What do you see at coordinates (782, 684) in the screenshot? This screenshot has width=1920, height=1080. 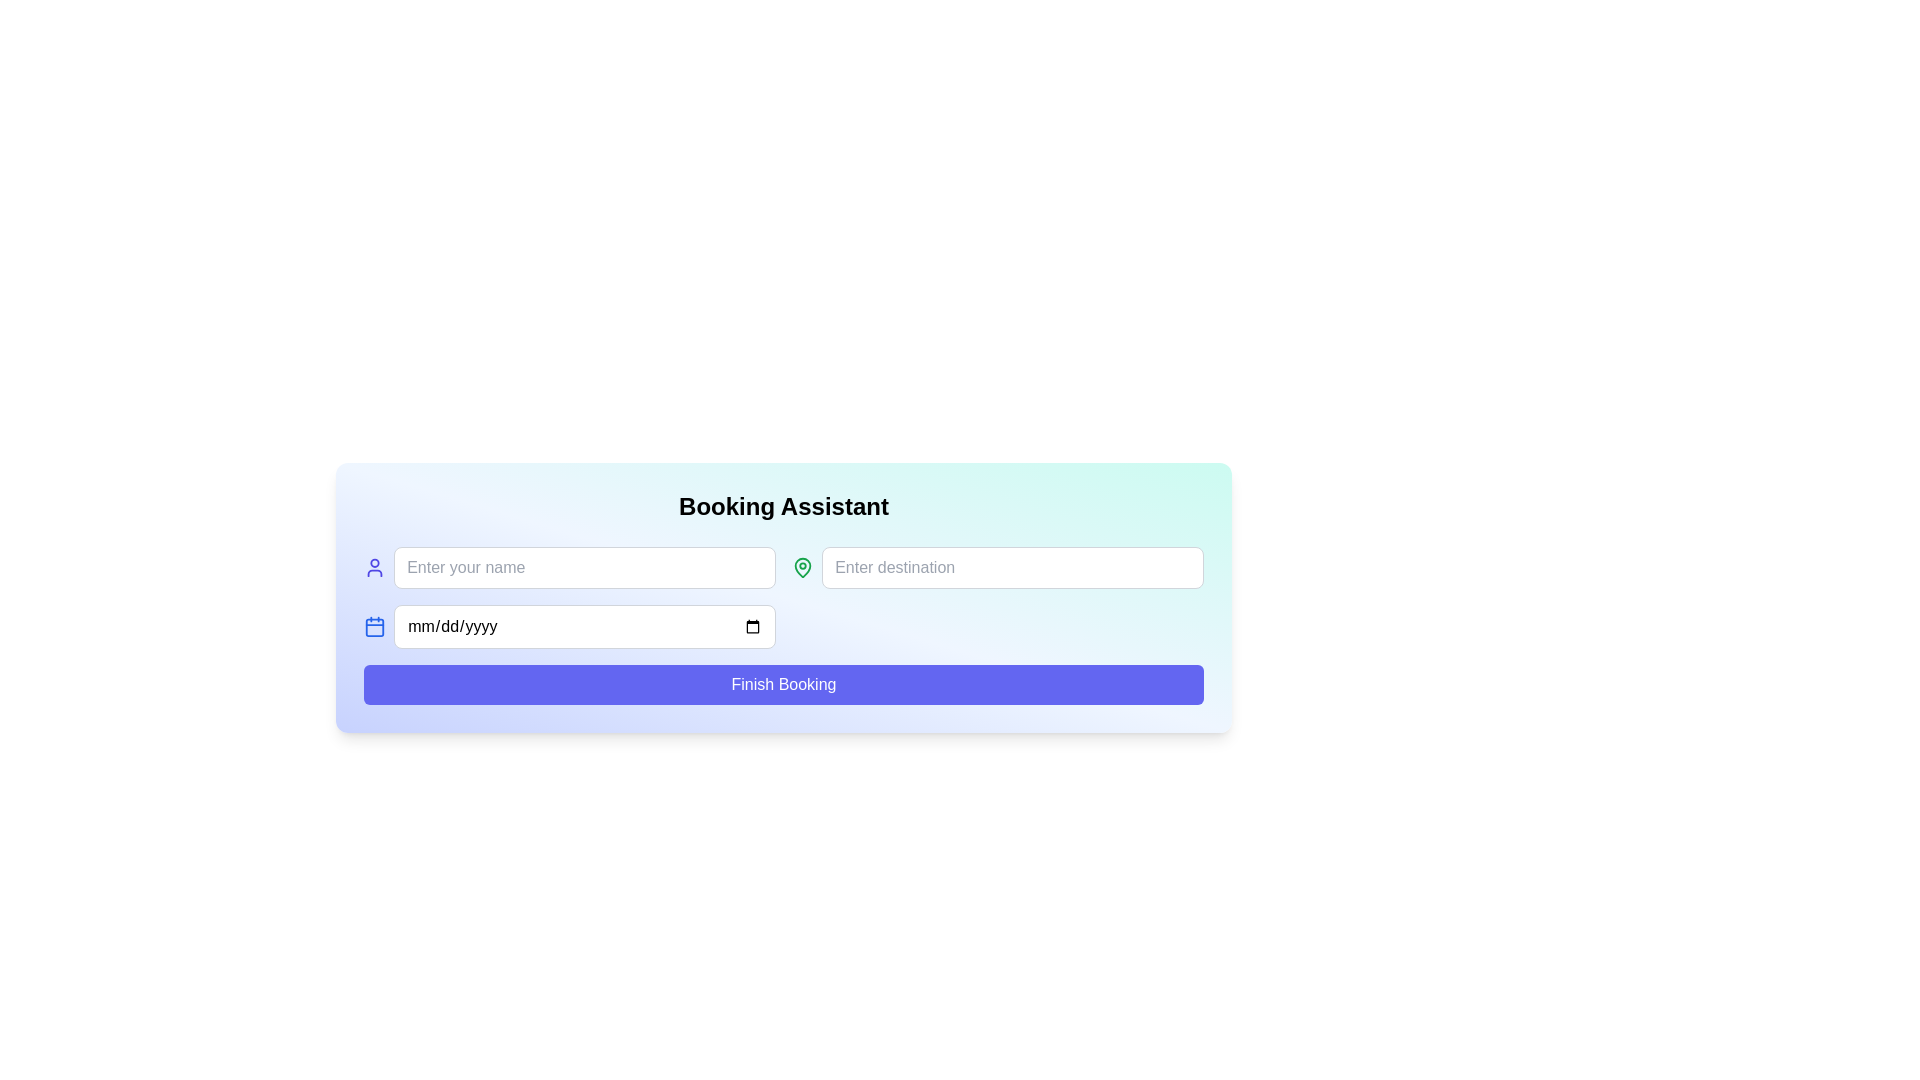 I see `the 'Finalize Booking' button located at the bottom of the 'Booking Assistant' form to trigger a background color change` at bounding box center [782, 684].